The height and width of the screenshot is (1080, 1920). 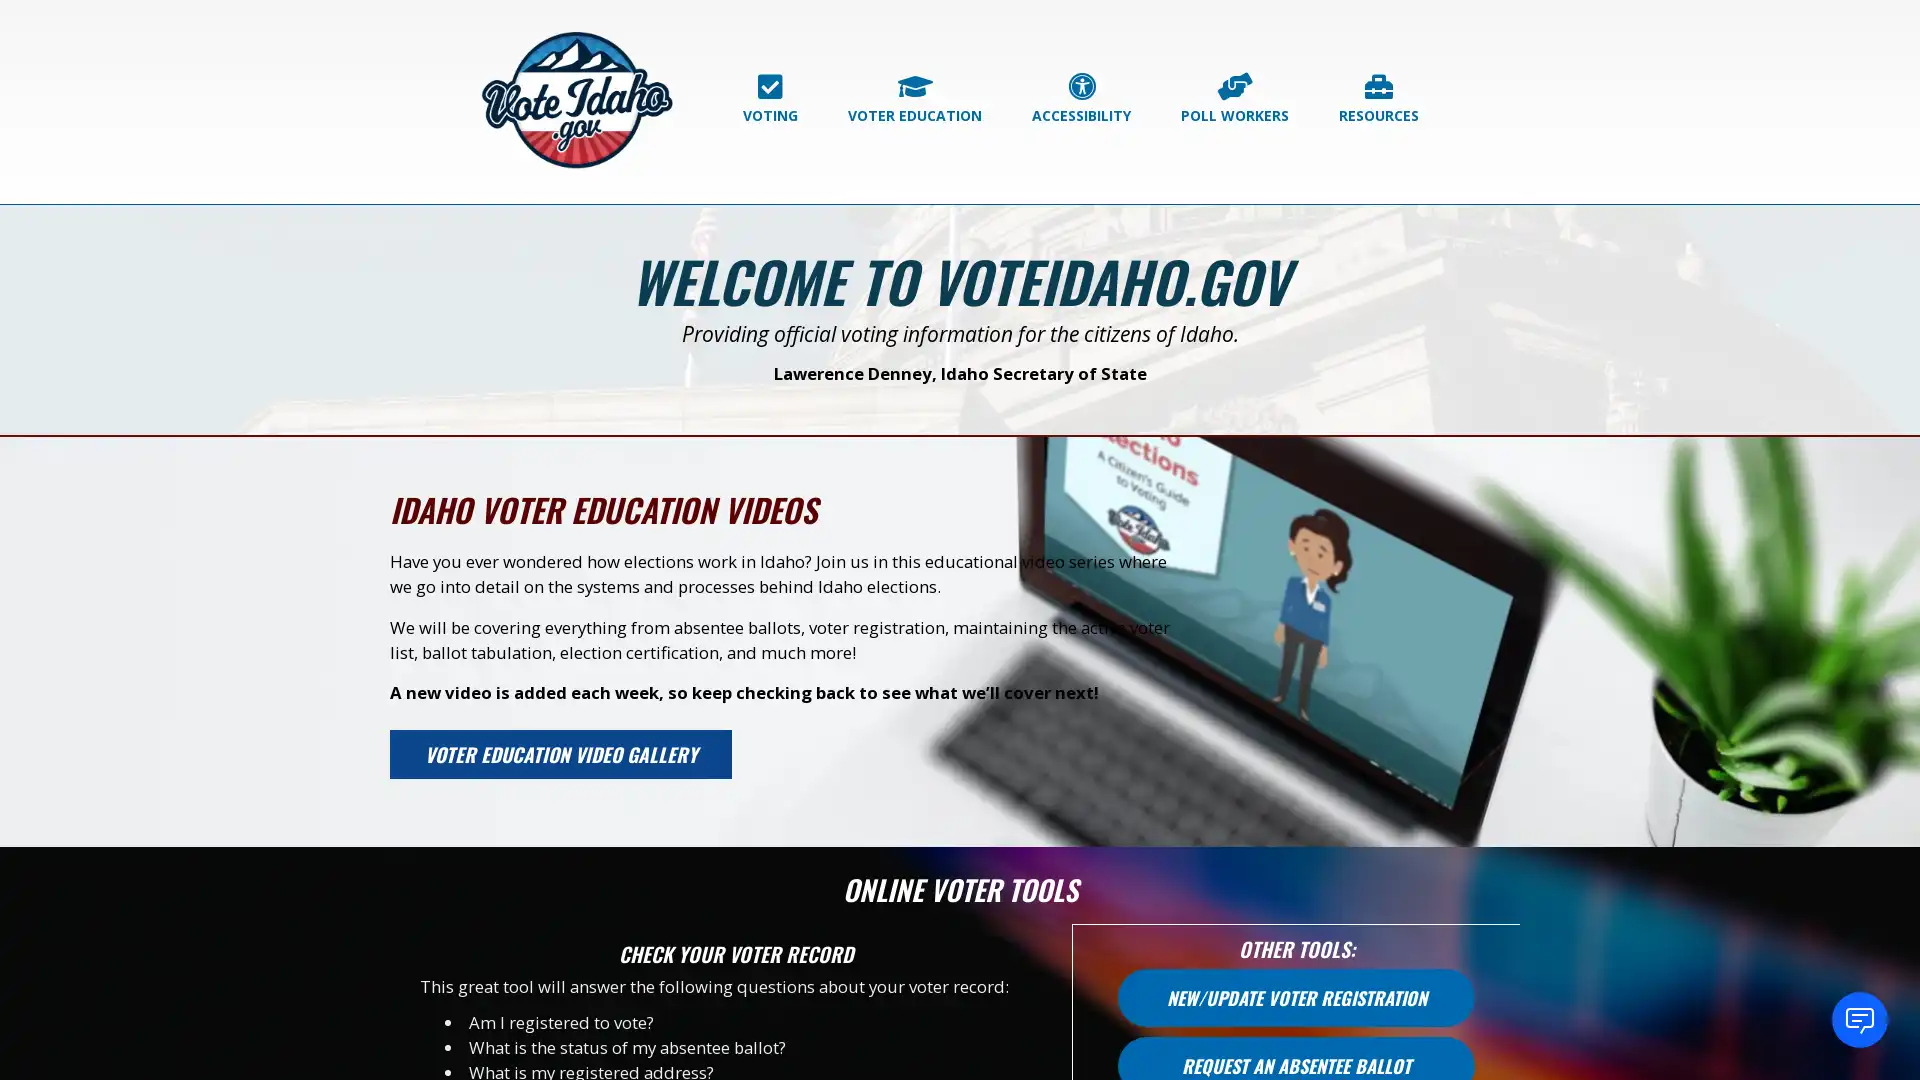 What do you see at coordinates (568, 755) in the screenshot?
I see `VOTER EDUCATION VIDEO GALLERY` at bounding box center [568, 755].